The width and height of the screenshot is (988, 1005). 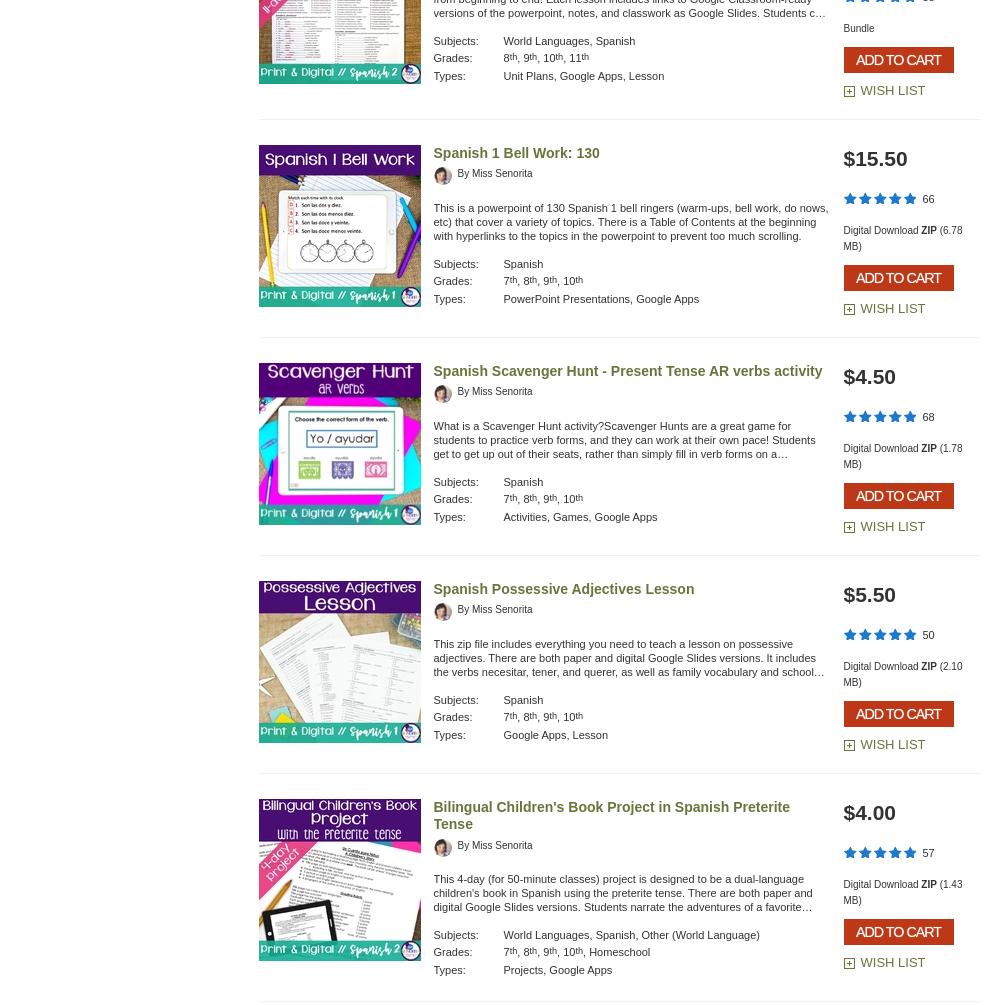 I want to click on 'Bundle', so click(x=858, y=28).